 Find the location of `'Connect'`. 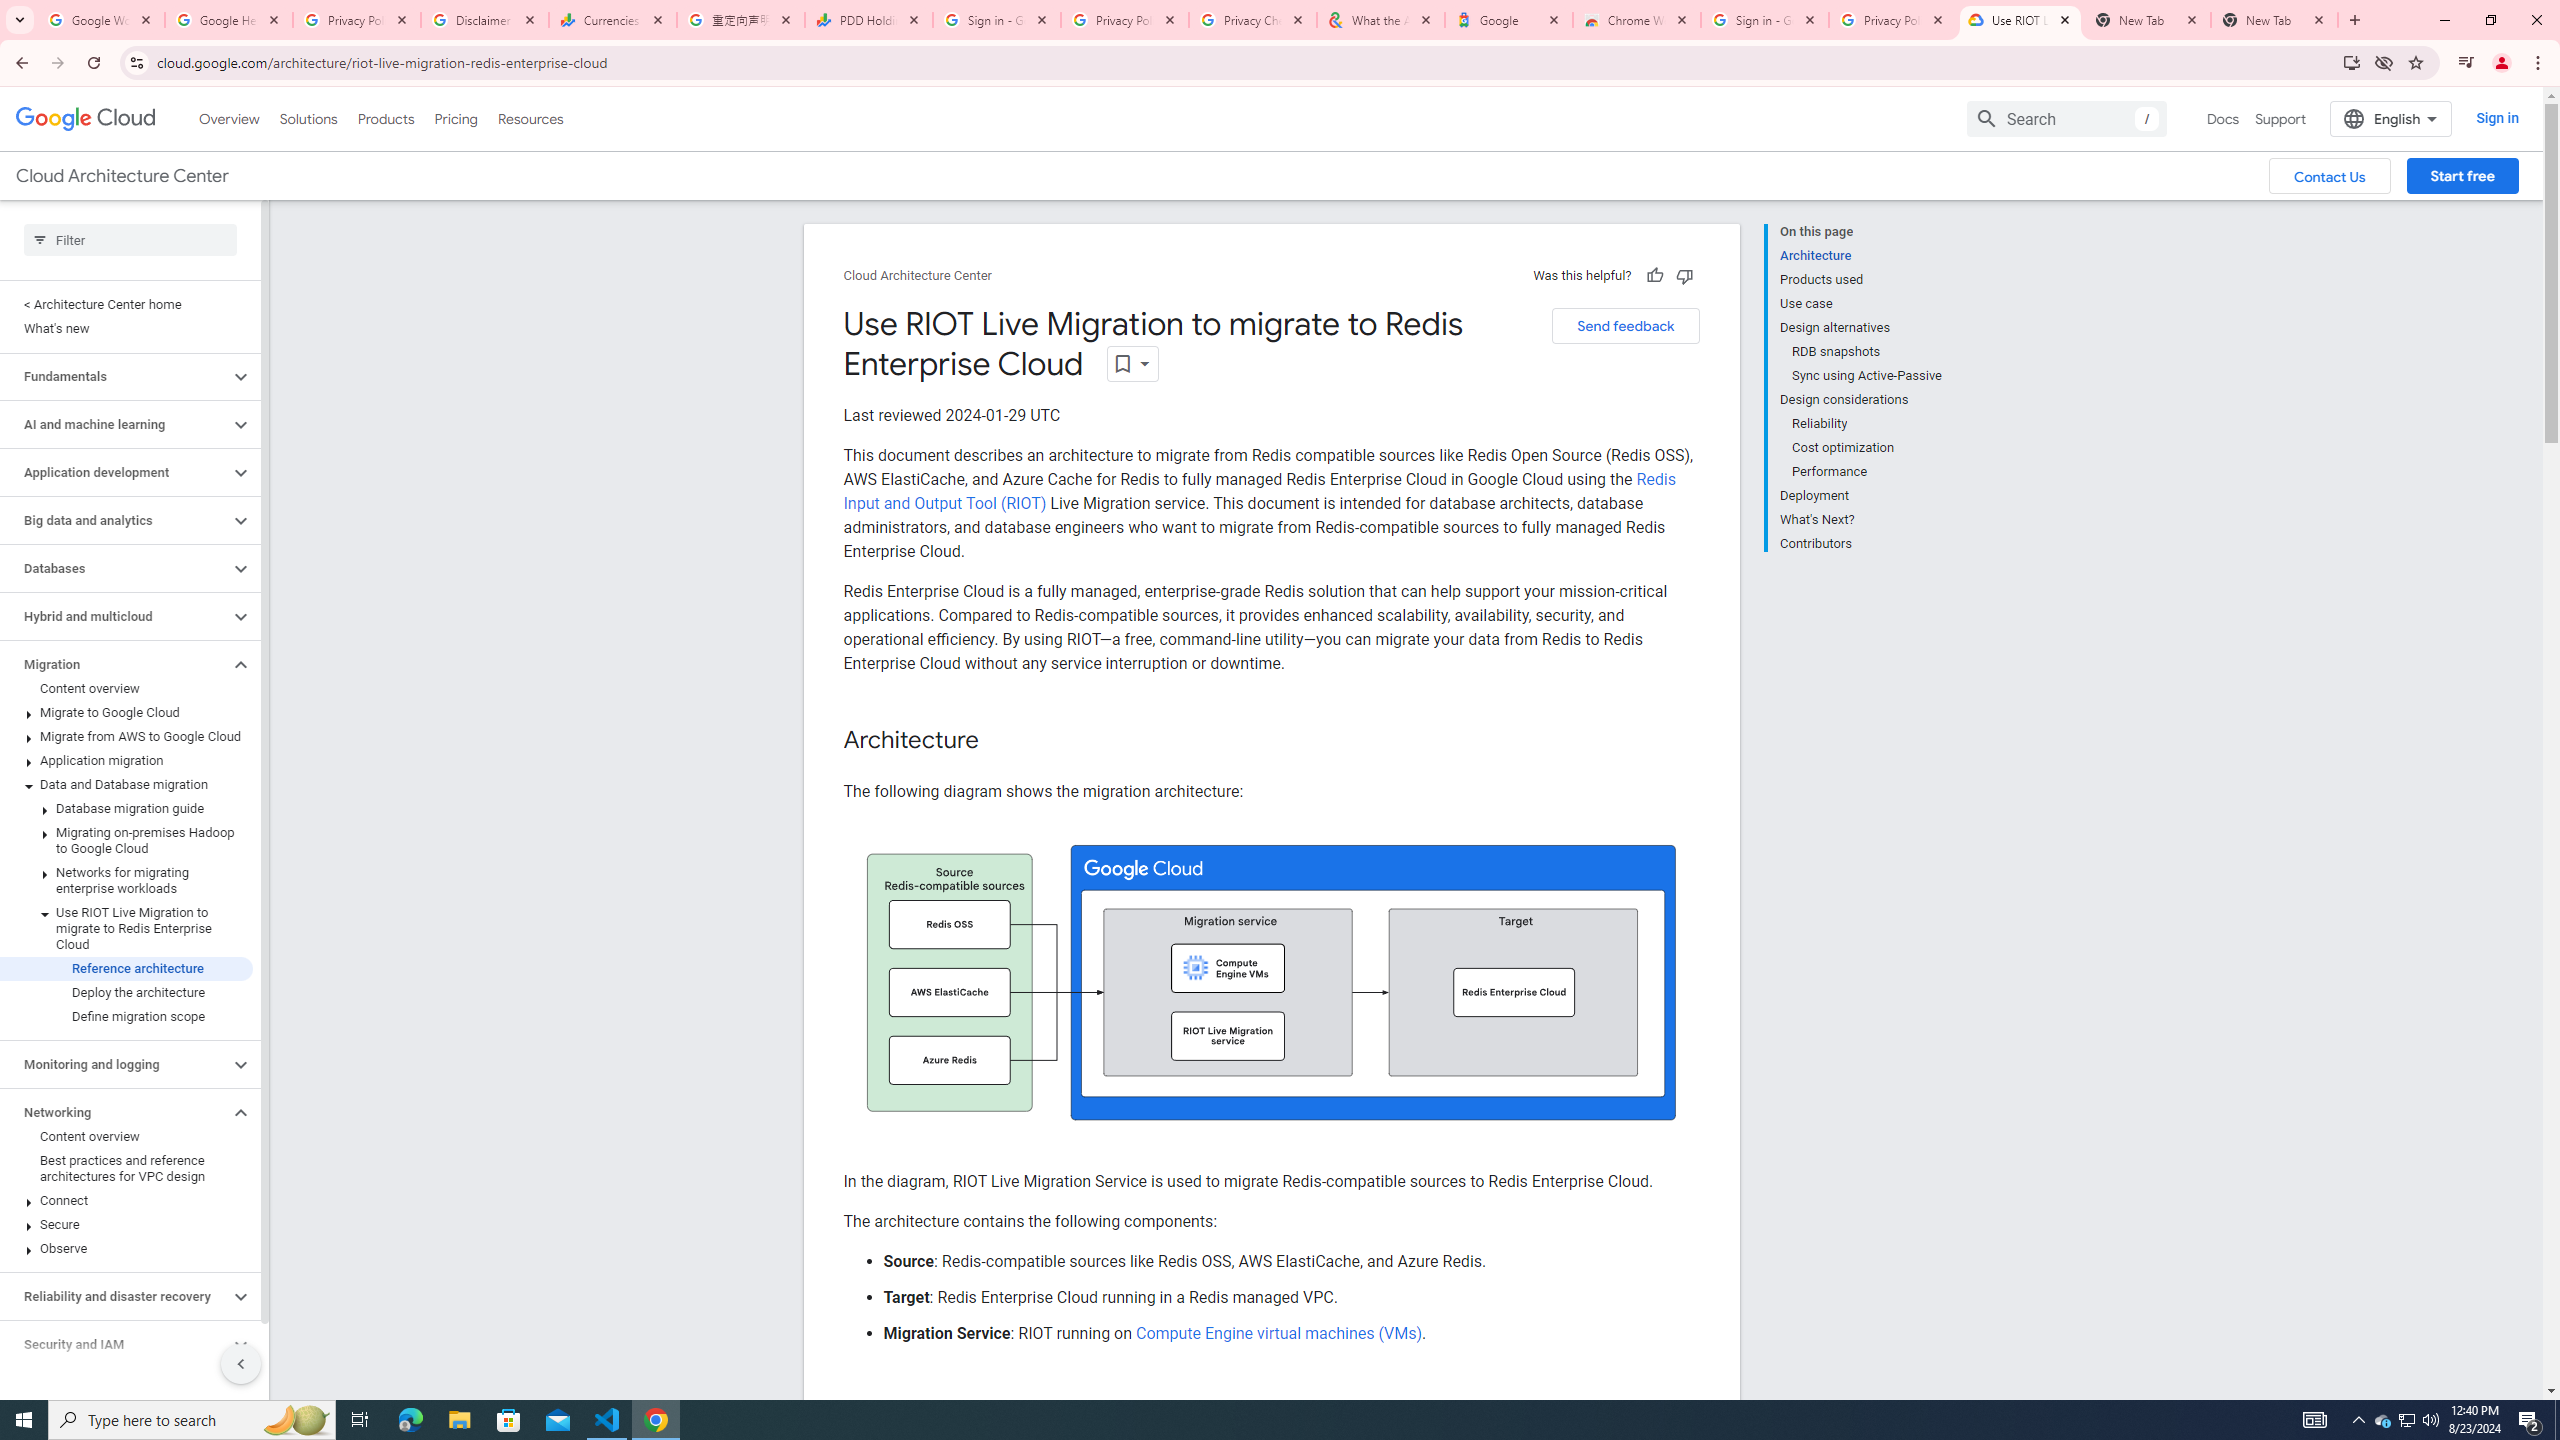

'Connect' is located at coordinates (126, 1199).